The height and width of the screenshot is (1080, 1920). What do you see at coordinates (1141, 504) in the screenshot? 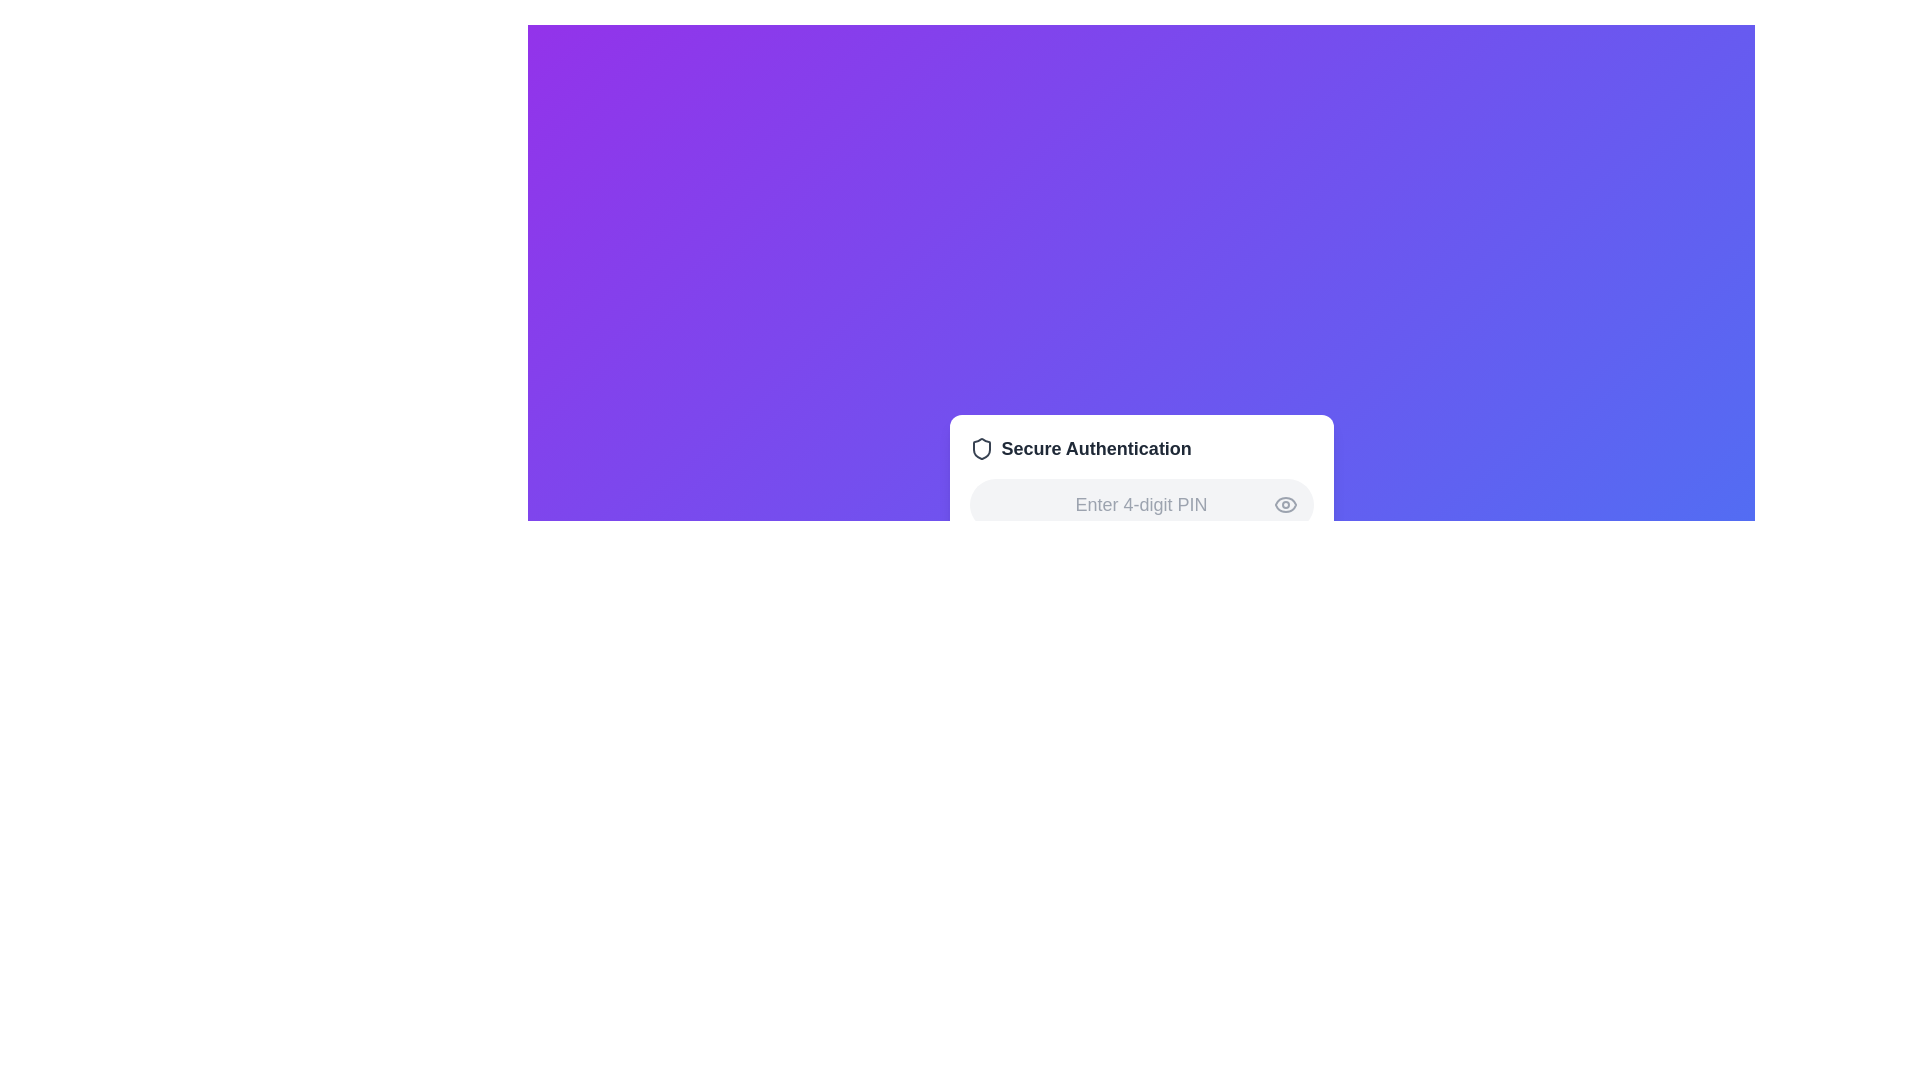
I see `the text input field for the 4-digit PIN to focus and prepare for digit entry` at bounding box center [1141, 504].